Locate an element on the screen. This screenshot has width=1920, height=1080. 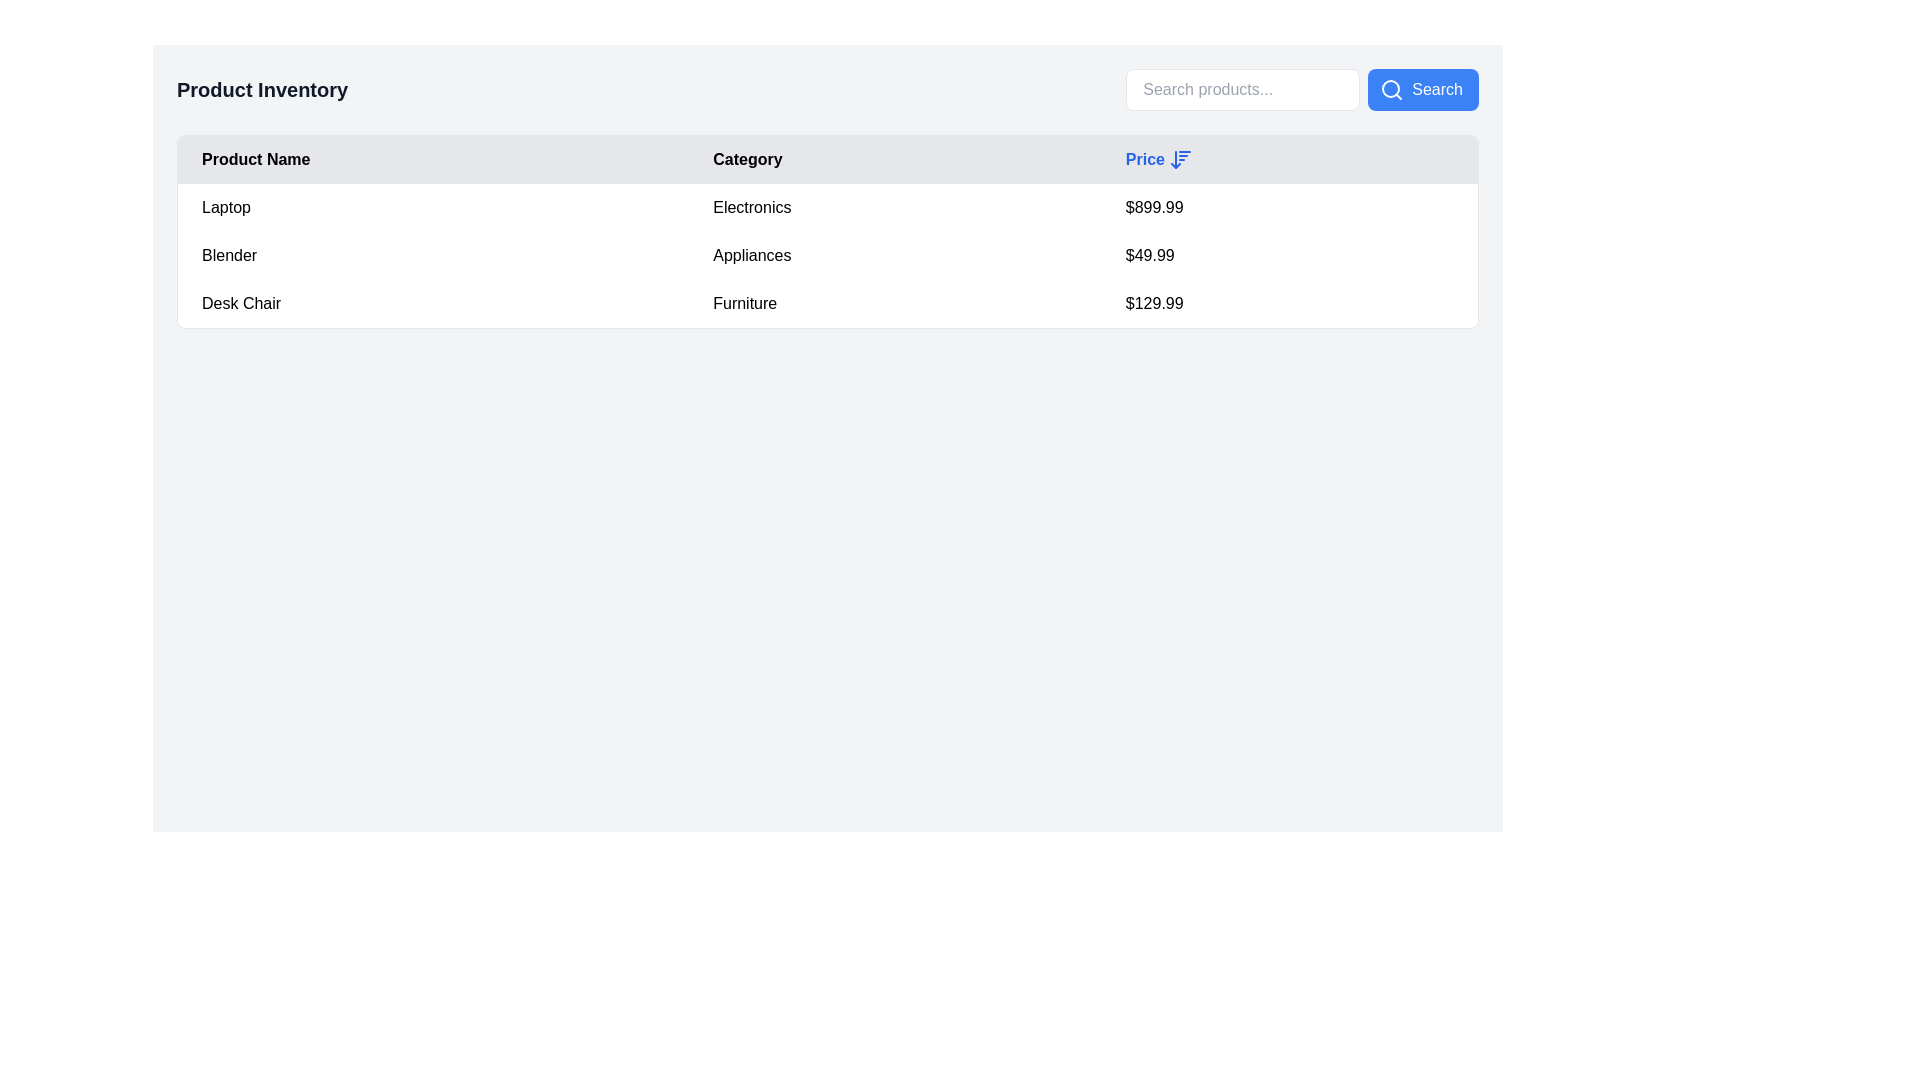
static text label 'Price' displayed in bold blue font, which serves as the header for the monetary values column in the table is located at coordinates (1145, 158).